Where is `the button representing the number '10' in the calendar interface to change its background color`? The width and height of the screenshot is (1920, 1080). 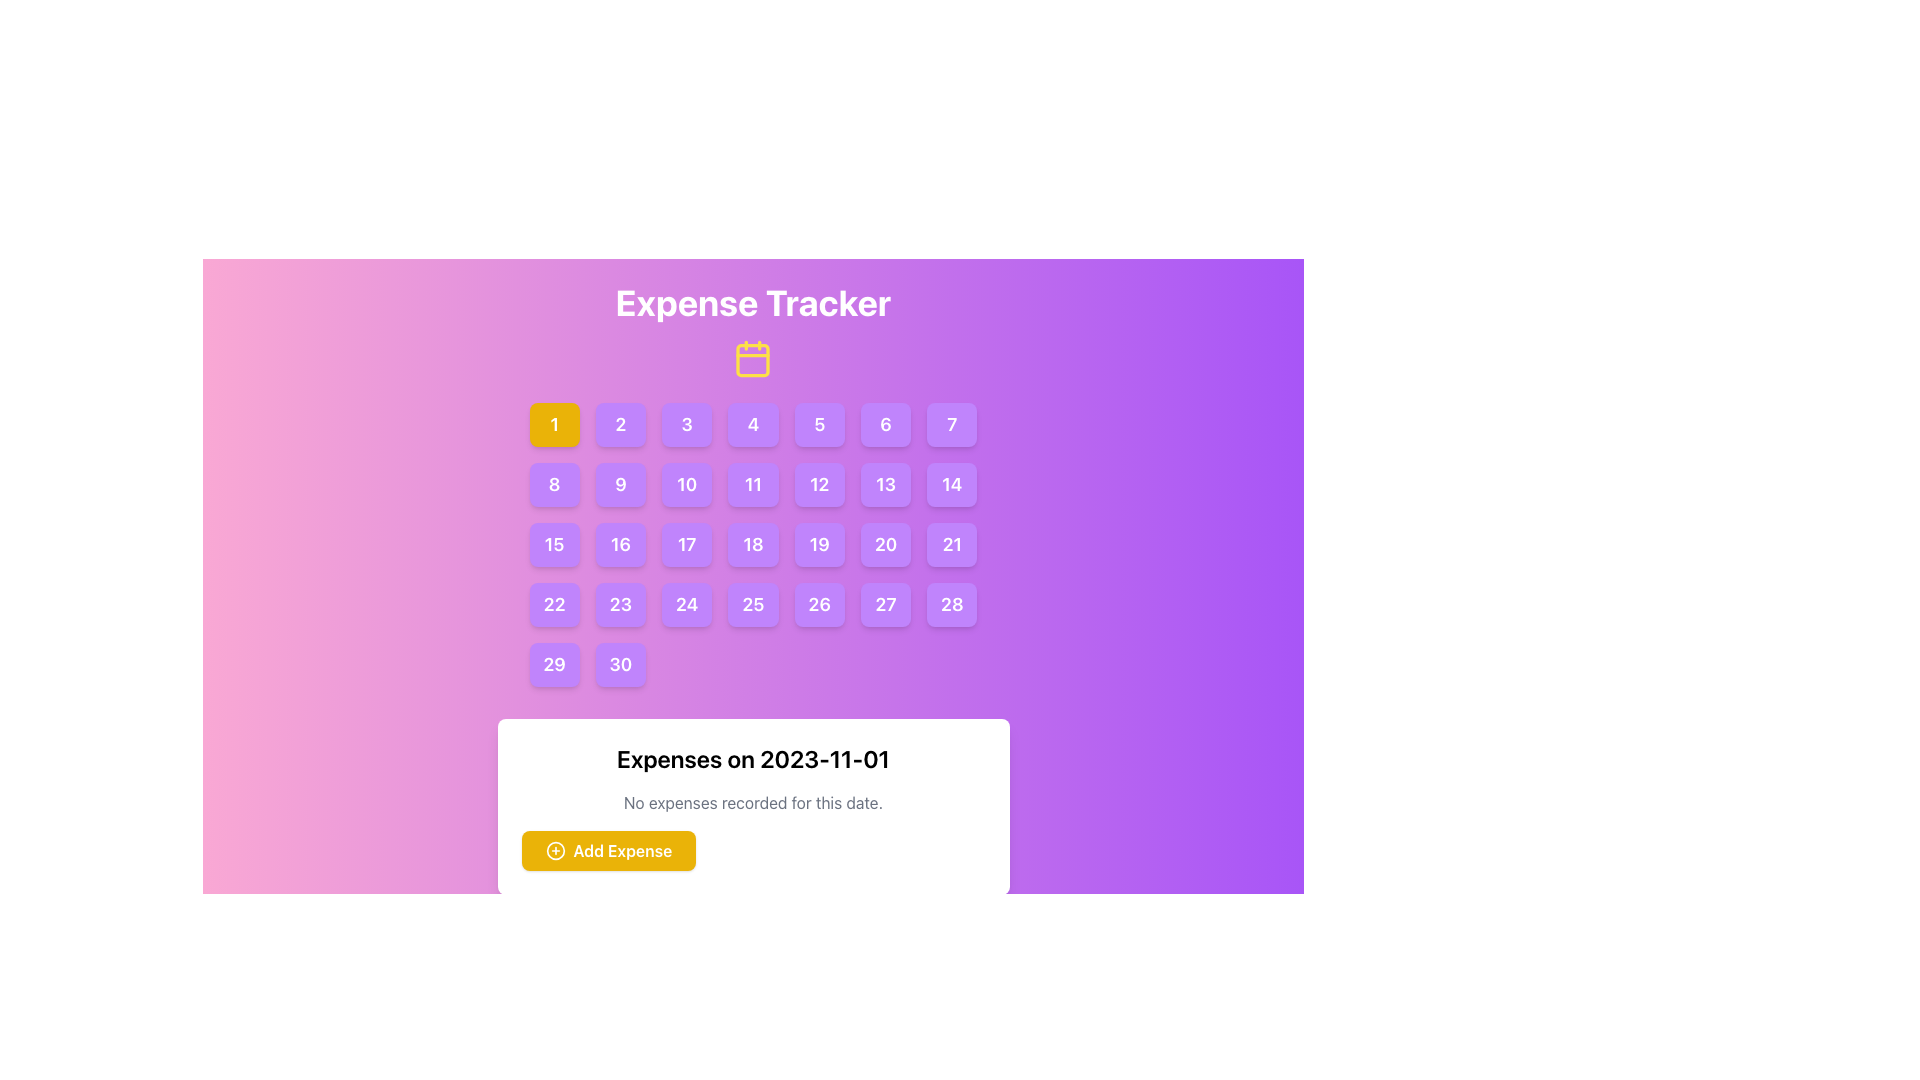 the button representing the number '10' in the calendar interface to change its background color is located at coordinates (687, 485).